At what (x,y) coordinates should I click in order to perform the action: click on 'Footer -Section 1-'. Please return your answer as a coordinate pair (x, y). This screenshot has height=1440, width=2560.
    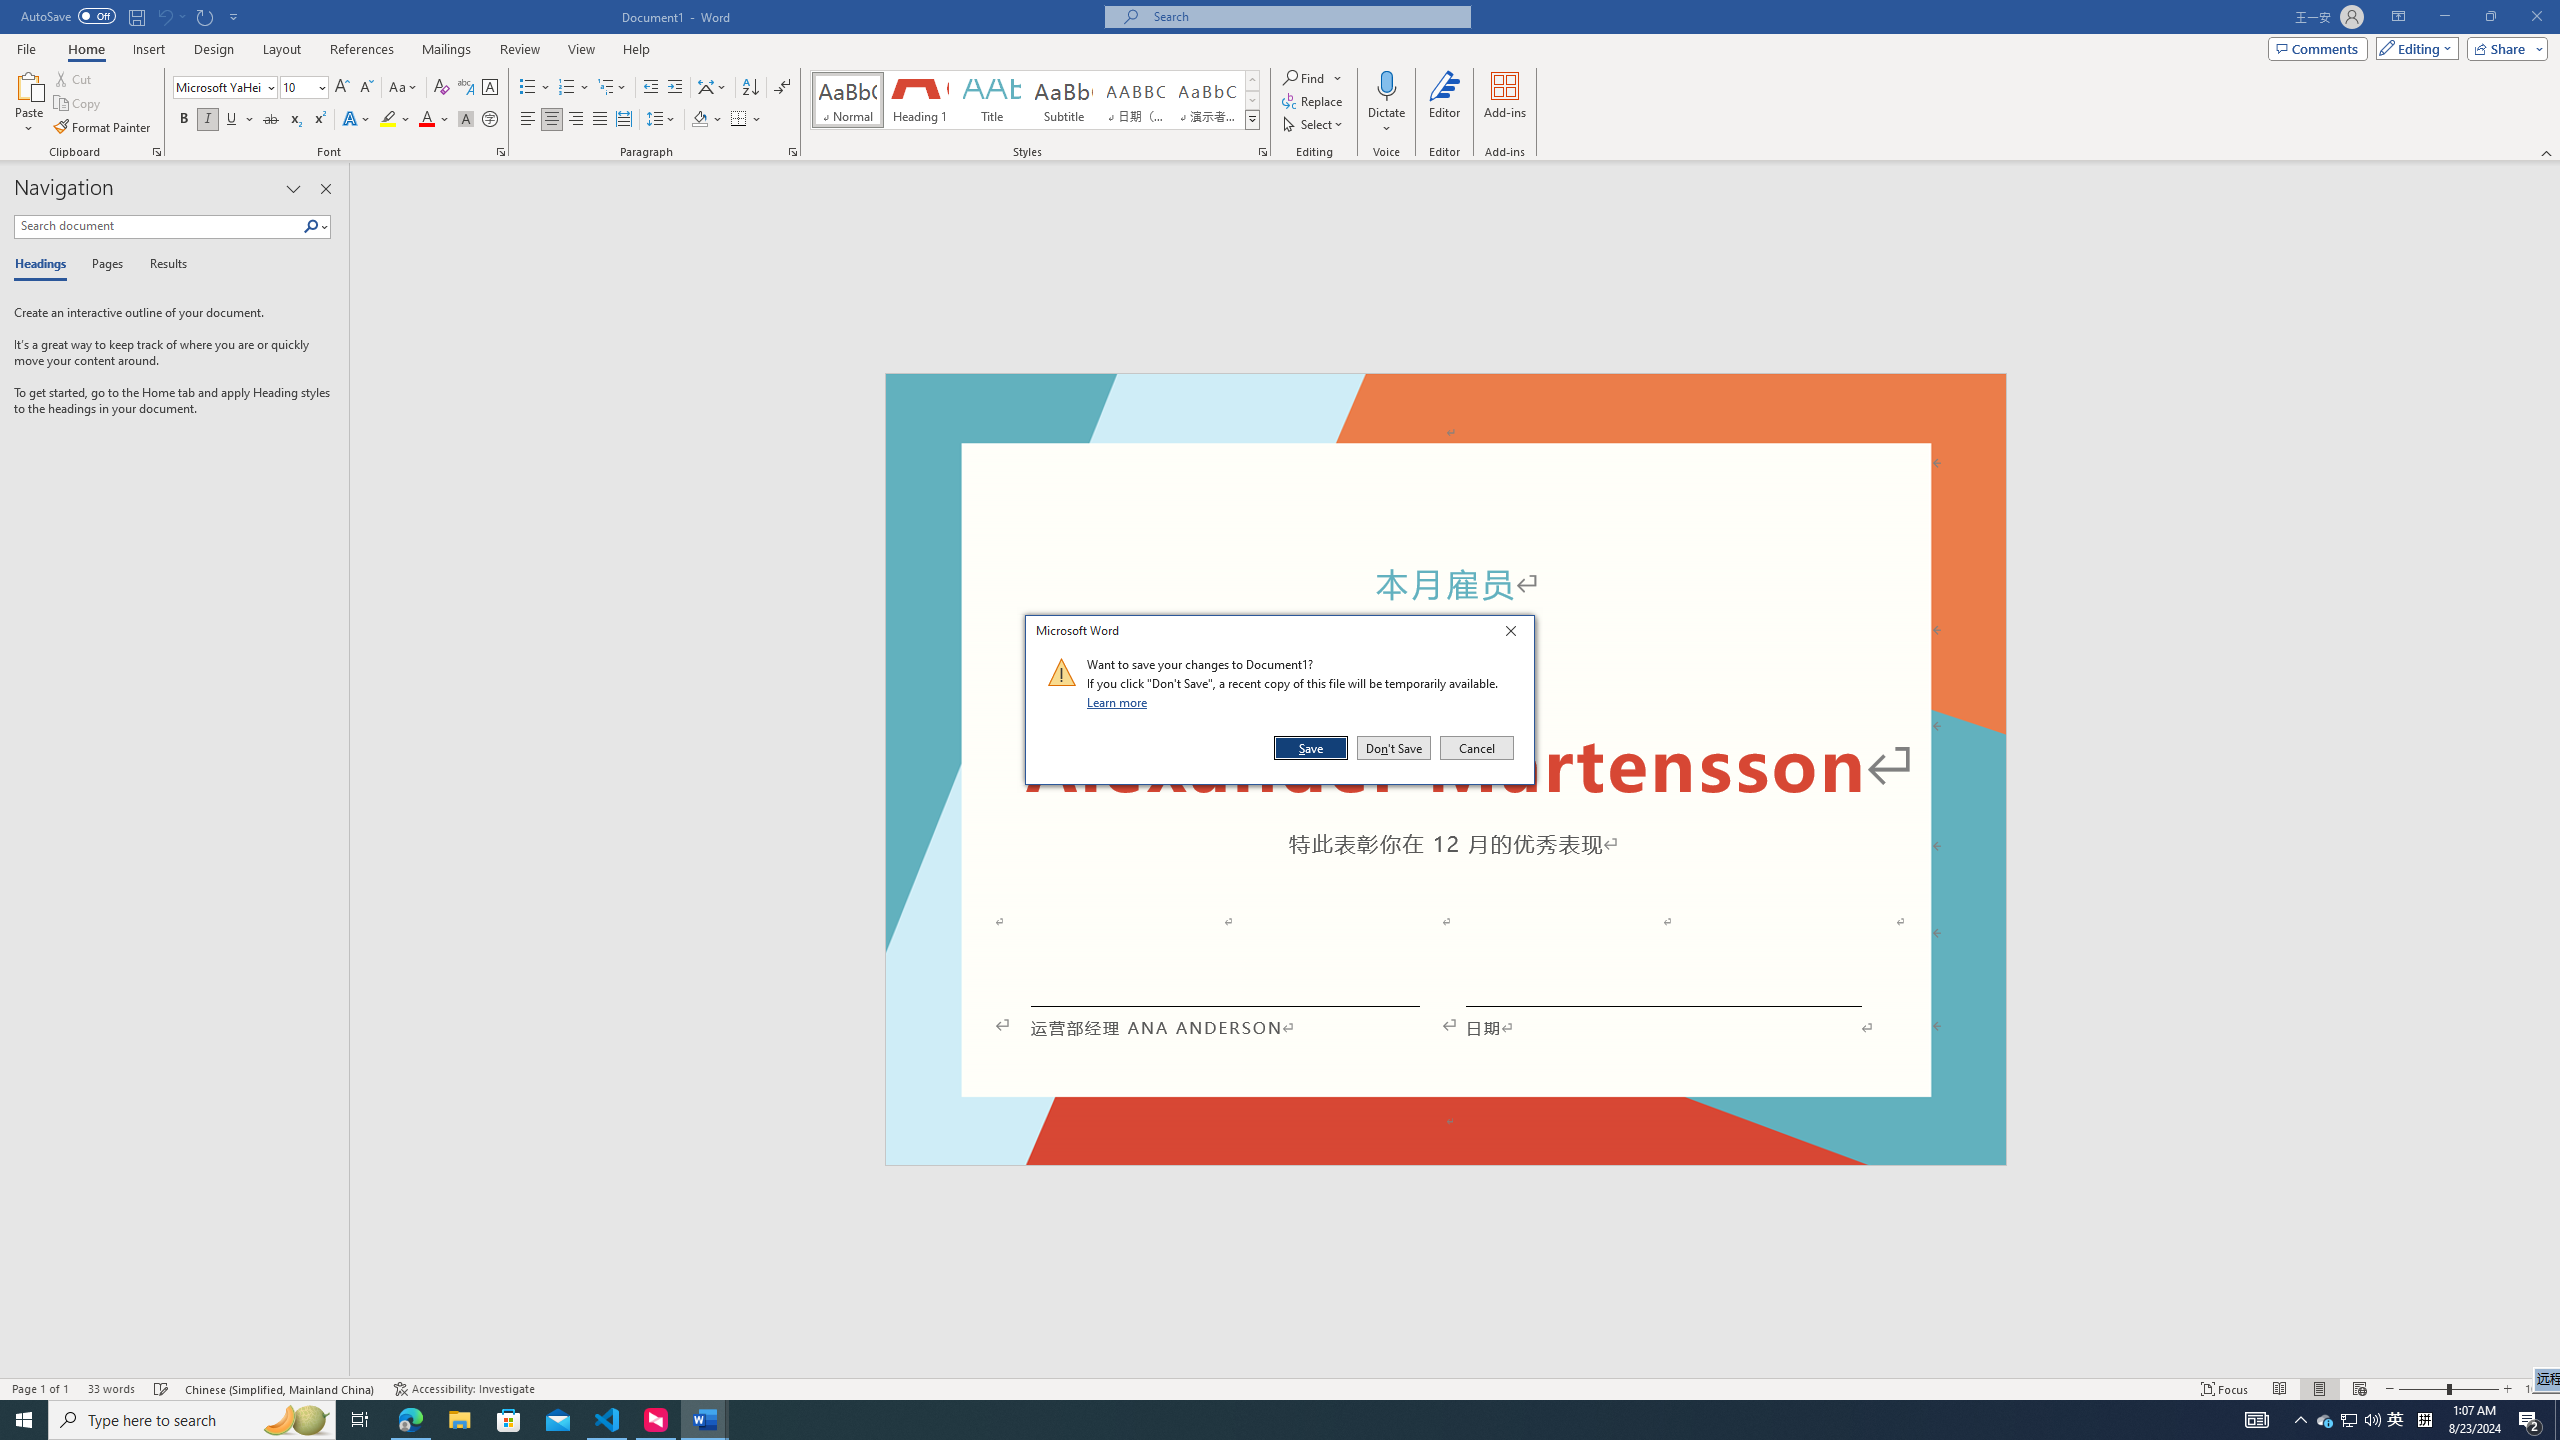
    Looking at the image, I should click on (1446, 1156).